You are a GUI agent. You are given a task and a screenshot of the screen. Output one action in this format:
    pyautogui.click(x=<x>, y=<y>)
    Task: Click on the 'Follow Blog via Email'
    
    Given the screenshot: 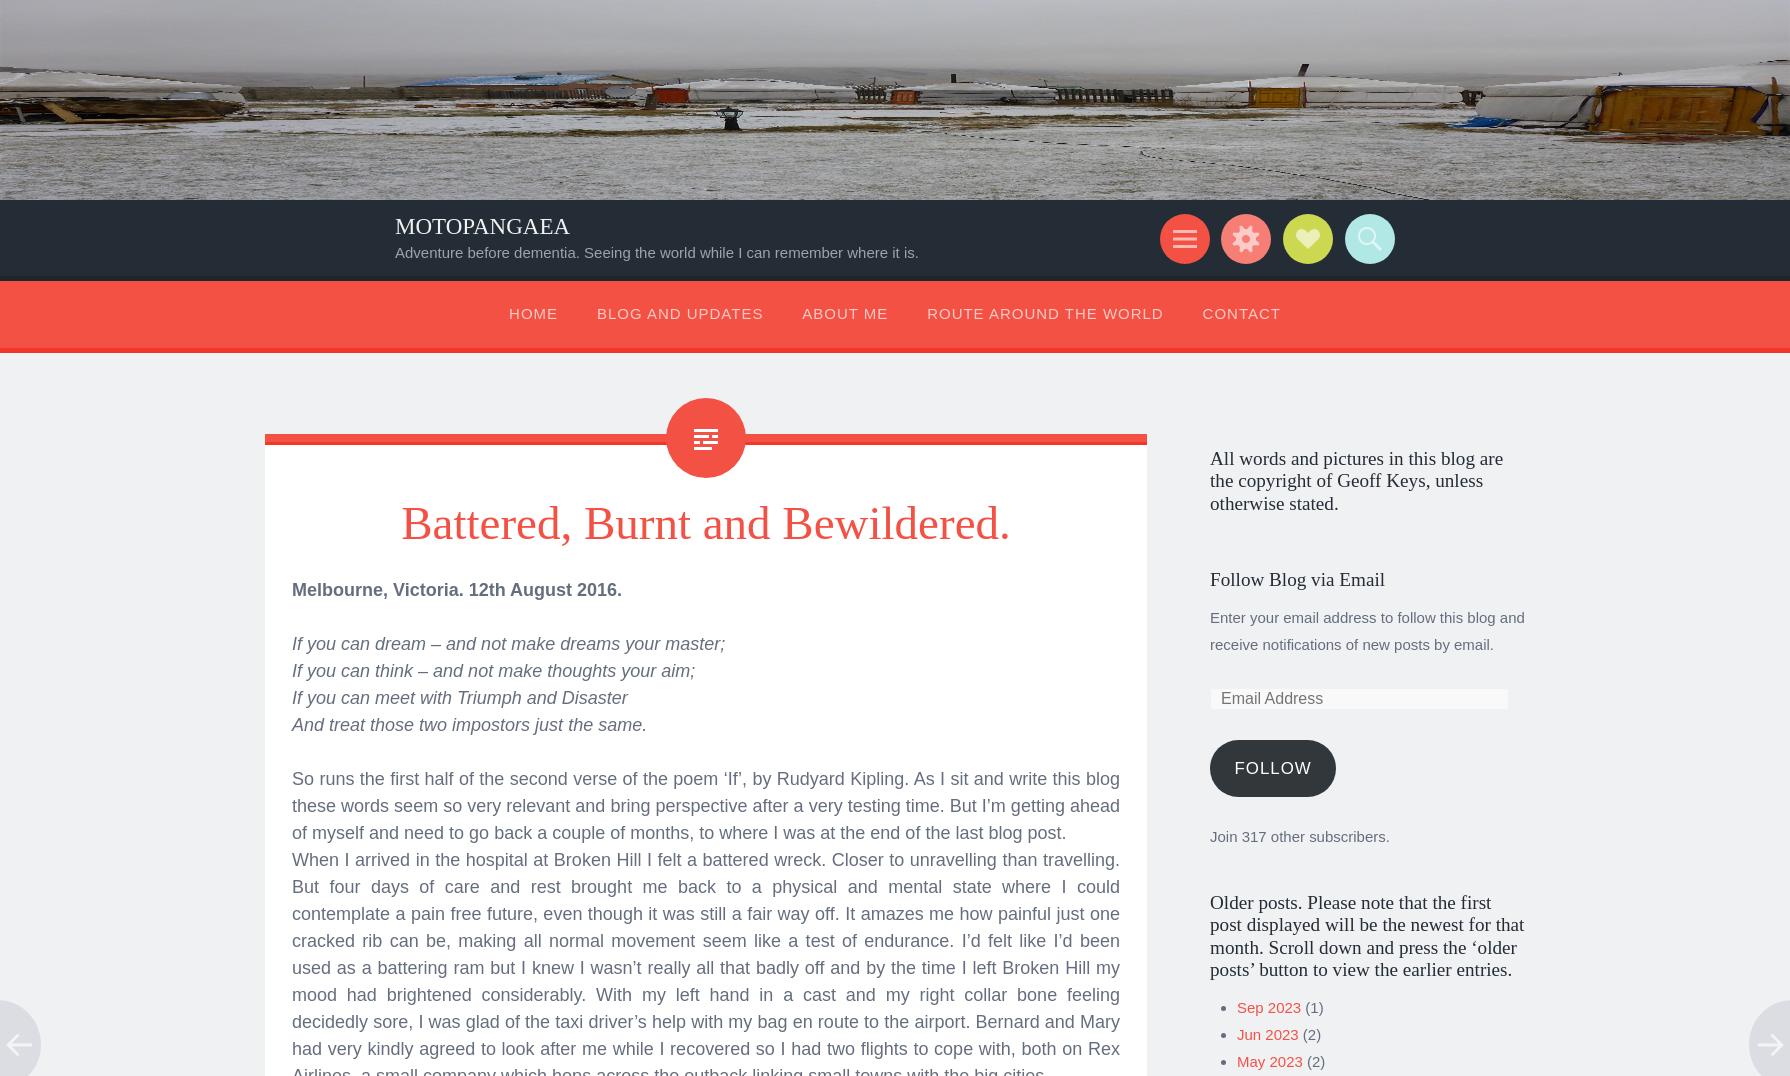 What is the action you would take?
    pyautogui.click(x=1210, y=571)
    